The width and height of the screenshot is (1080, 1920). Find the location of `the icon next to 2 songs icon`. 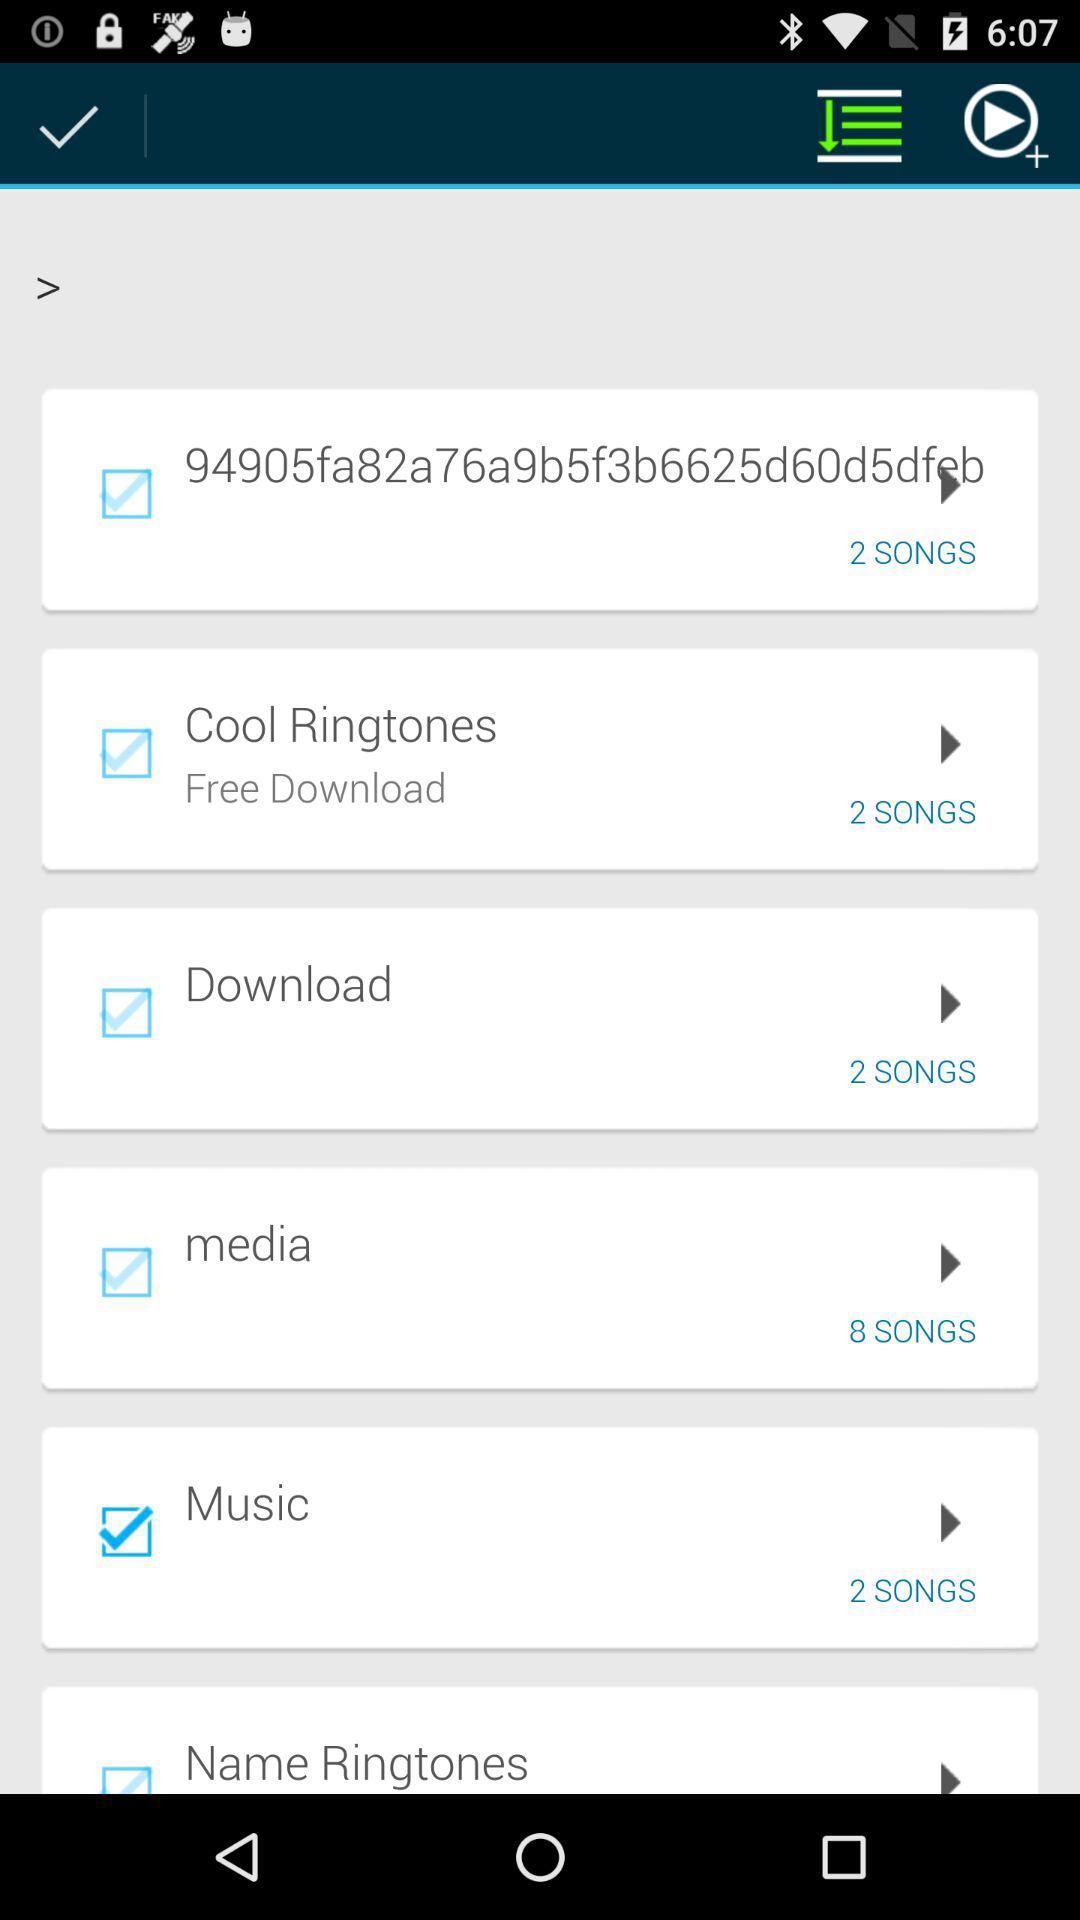

the icon next to 2 songs icon is located at coordinates (315, 783).